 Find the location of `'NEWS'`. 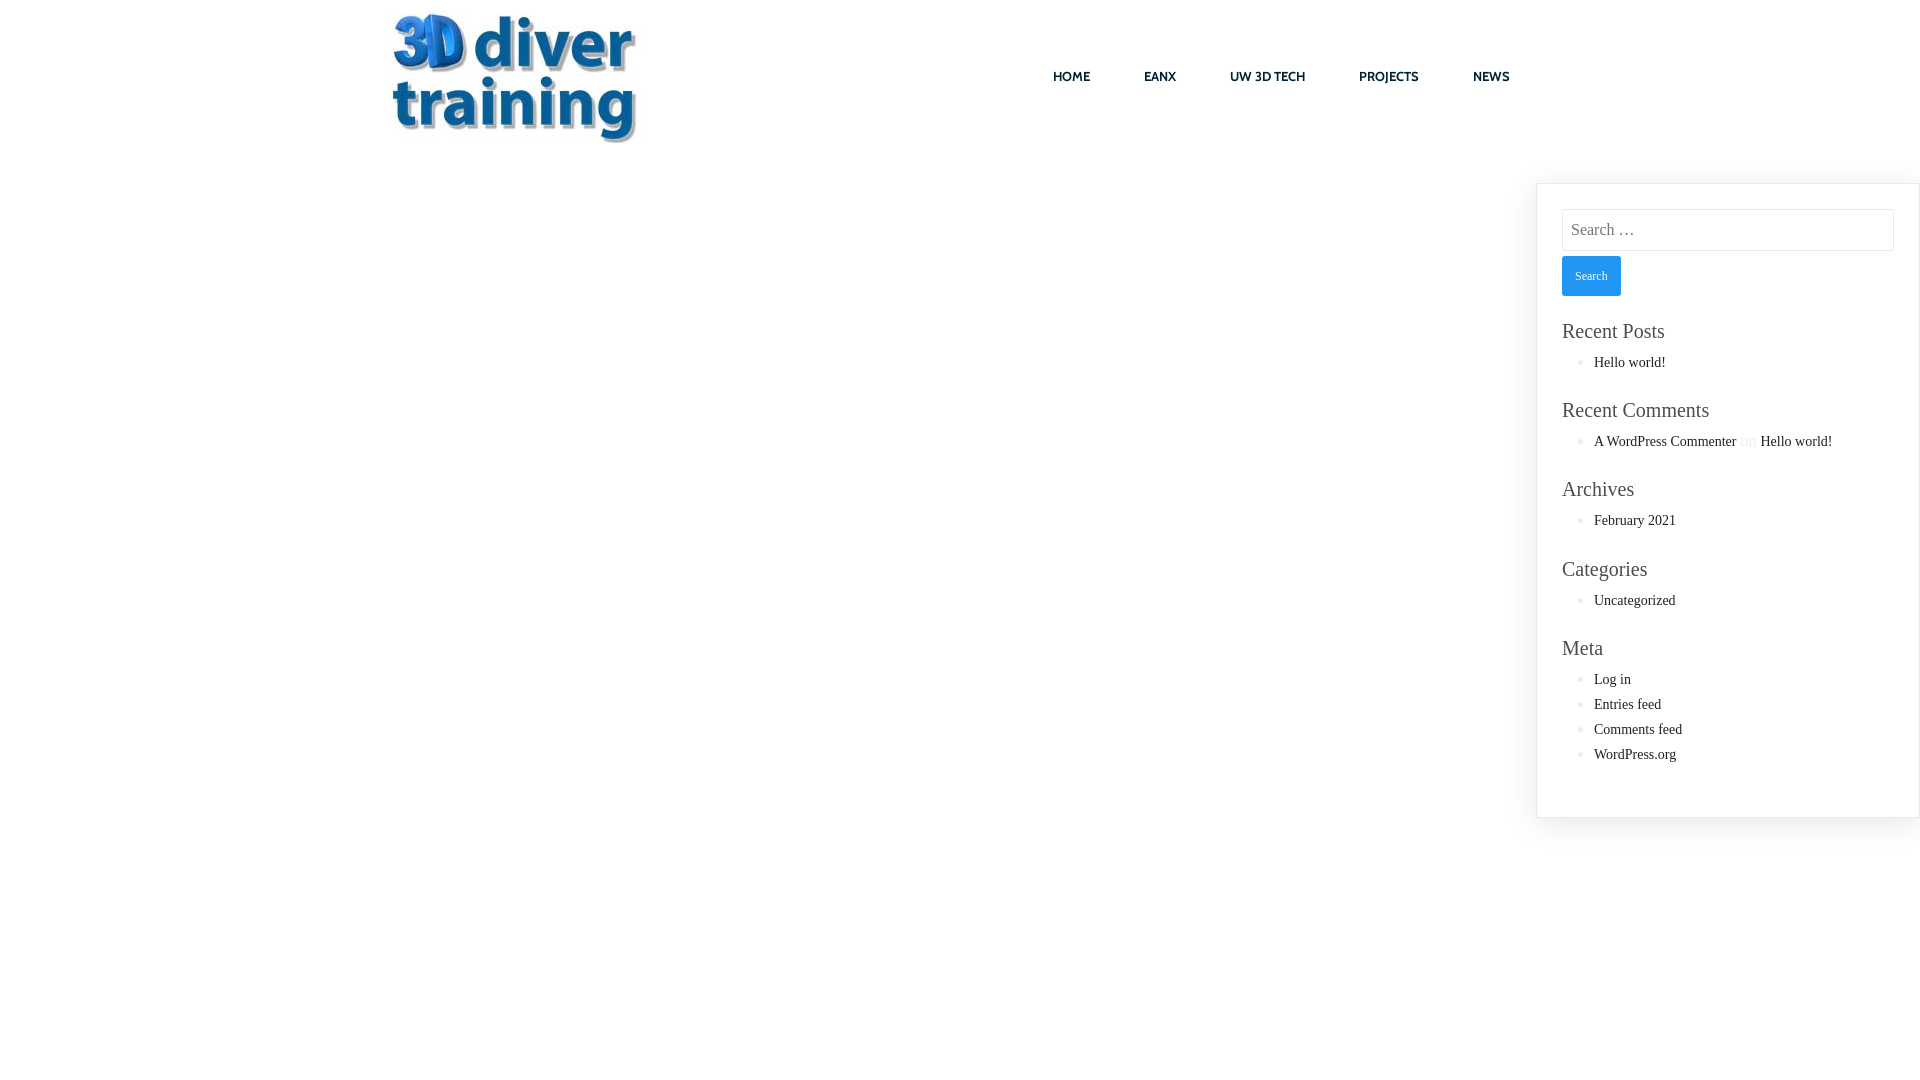

'NEWS' is located at coordinates (1491, 76).